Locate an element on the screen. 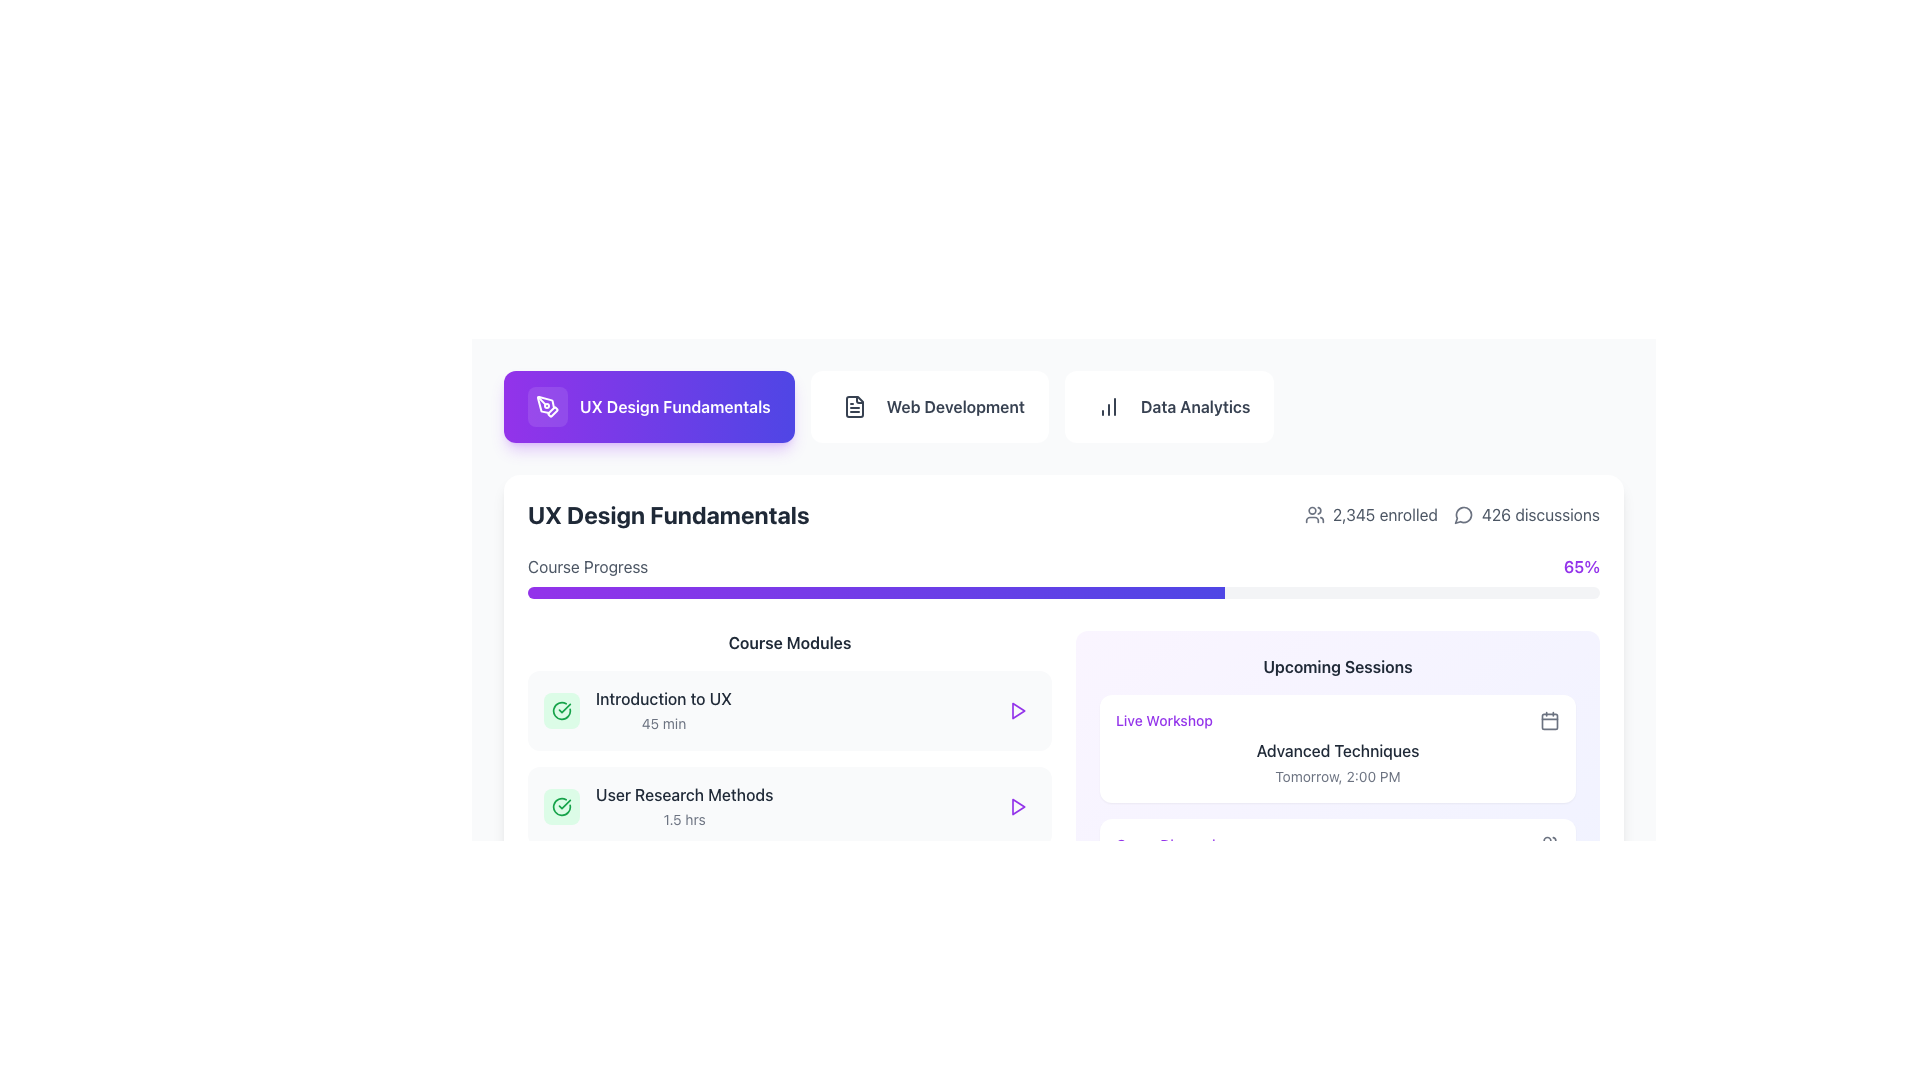 This screenshot has height=1080, width=1920. the green checkmark icon within the 'User Research Methods' module card, which indicates a successful status is located at coordinates (560, 805).